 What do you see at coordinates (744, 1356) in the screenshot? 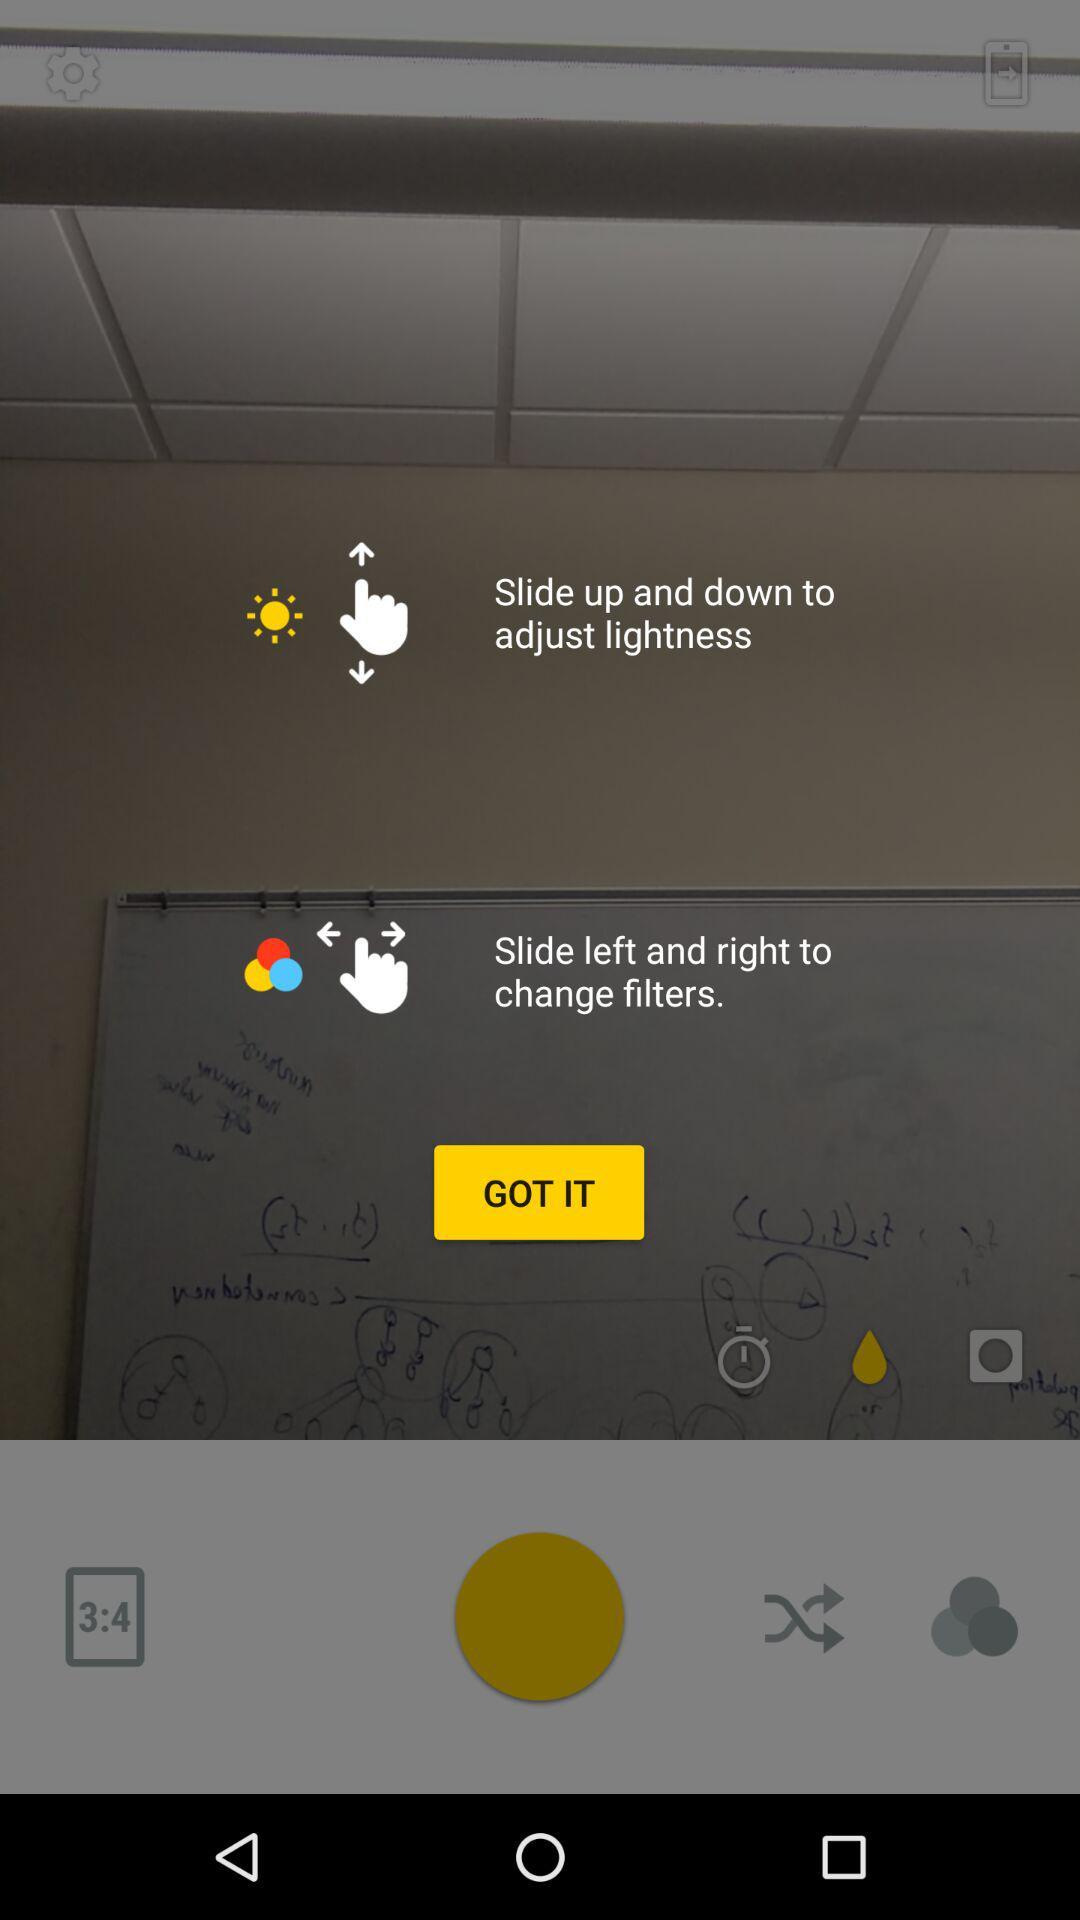
I see `alarm` at bounding box center [744, 1356].